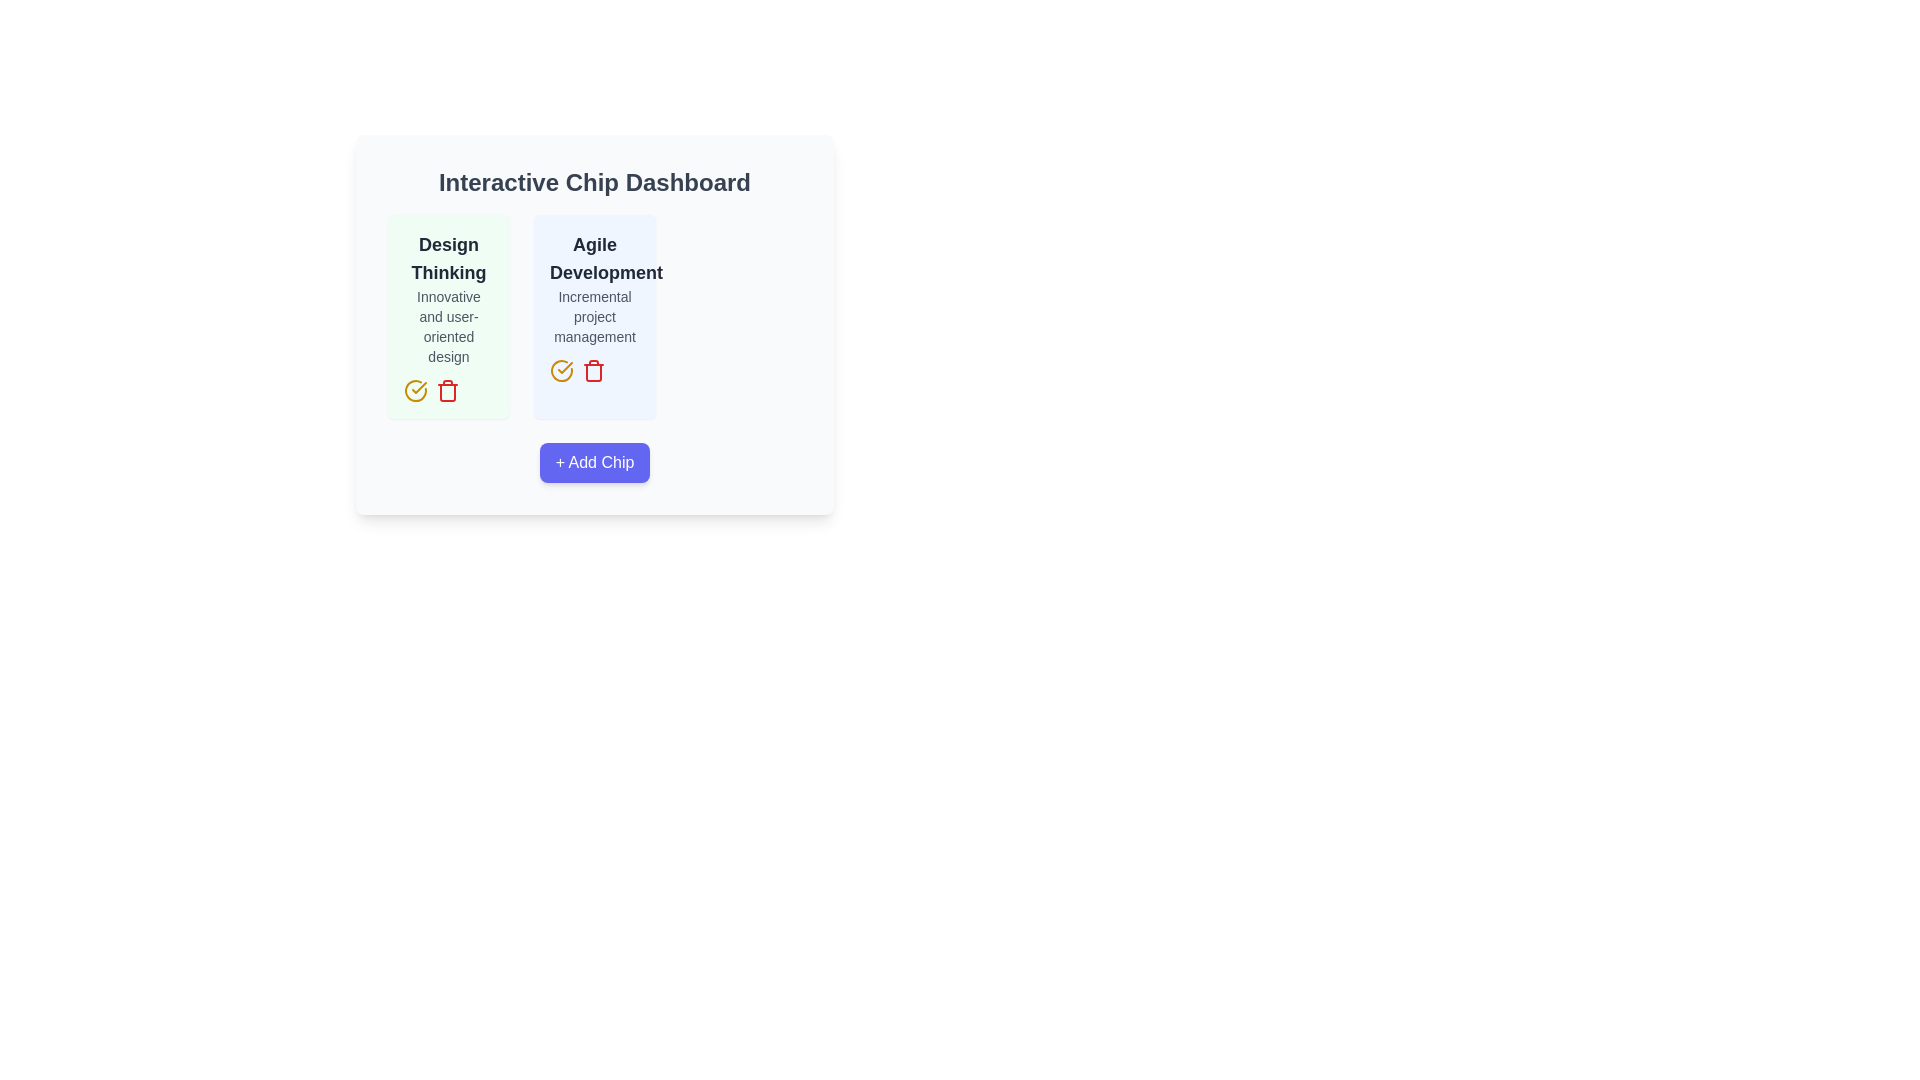  Describe the element at coordinates (448, 257) in the screenshot. I see `the 'Design Thinking' text label, which is prominently displayed at the top of a green-background card, styled in bold with two lines of text` at that location.